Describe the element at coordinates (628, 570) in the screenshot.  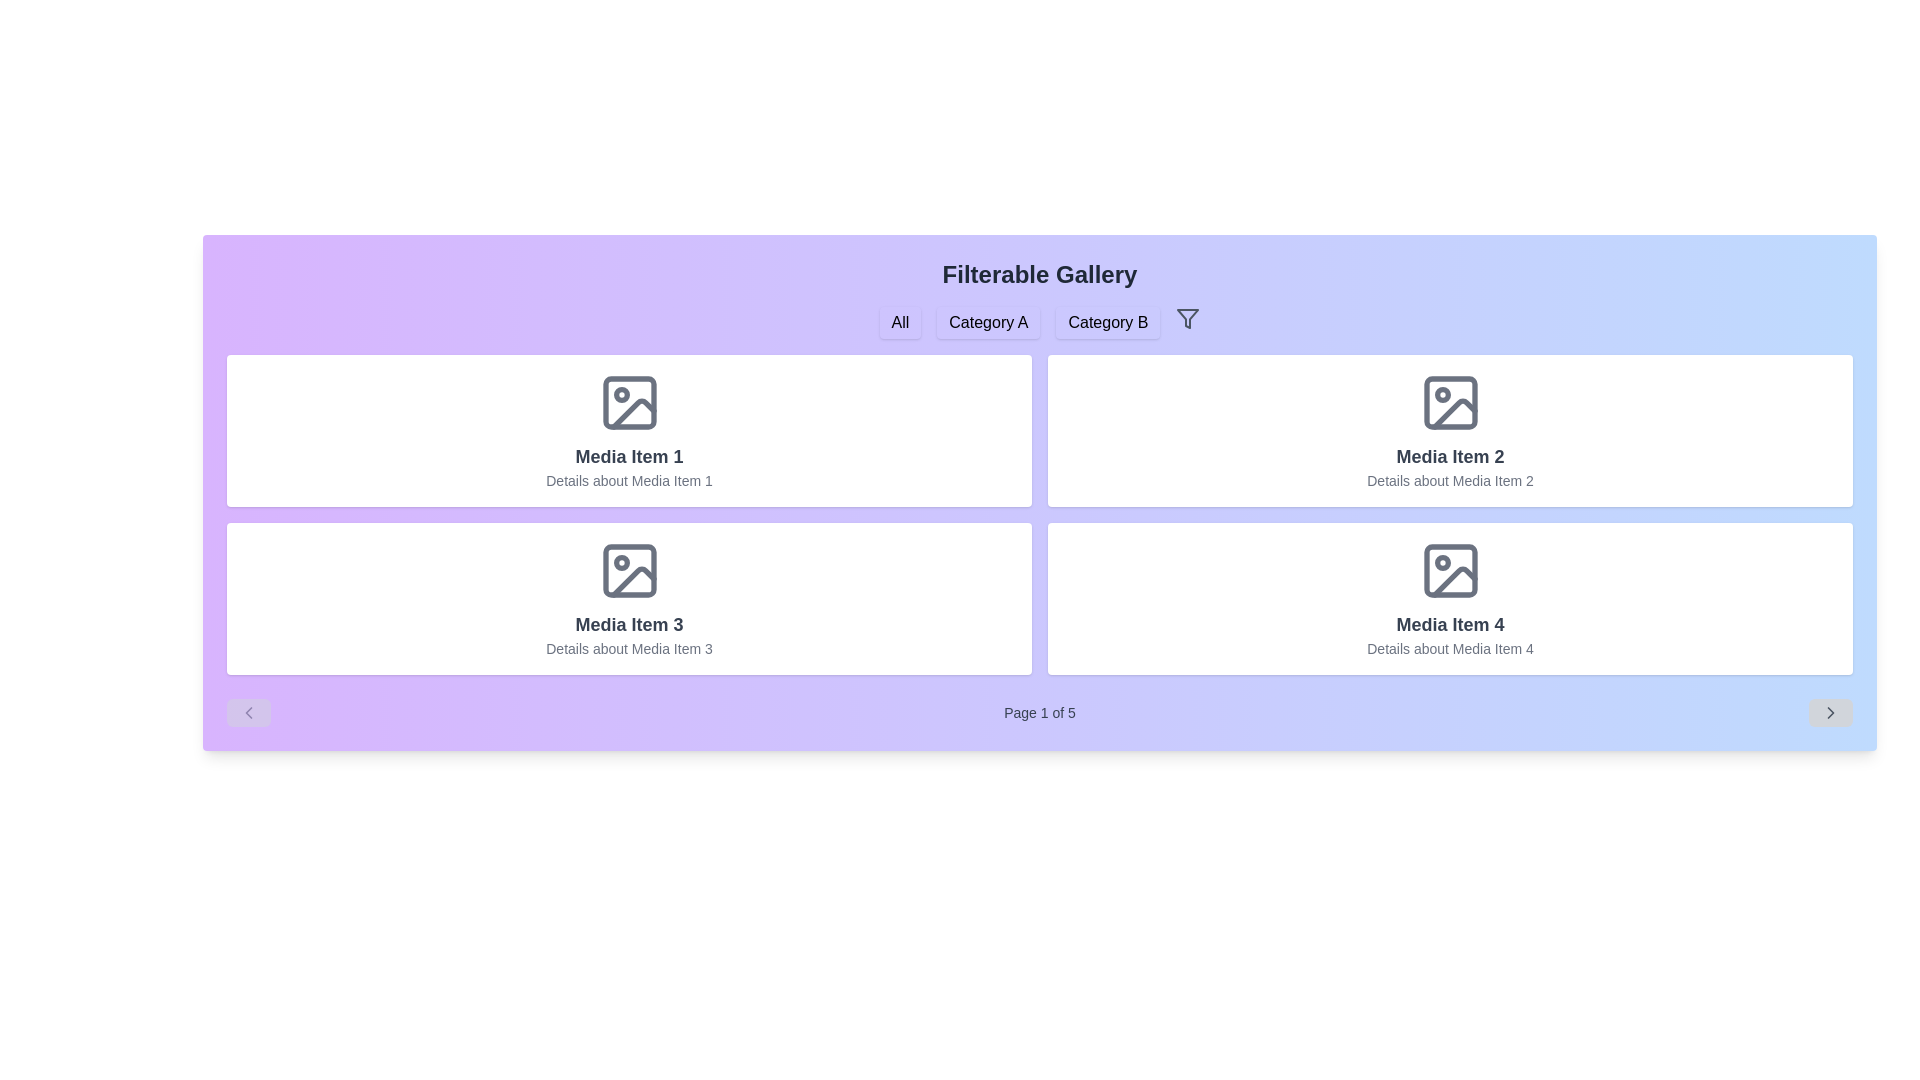
I see `the decorative icon representing 'Media Item 3' located in the third card of the second row in a grid layout` at that location.